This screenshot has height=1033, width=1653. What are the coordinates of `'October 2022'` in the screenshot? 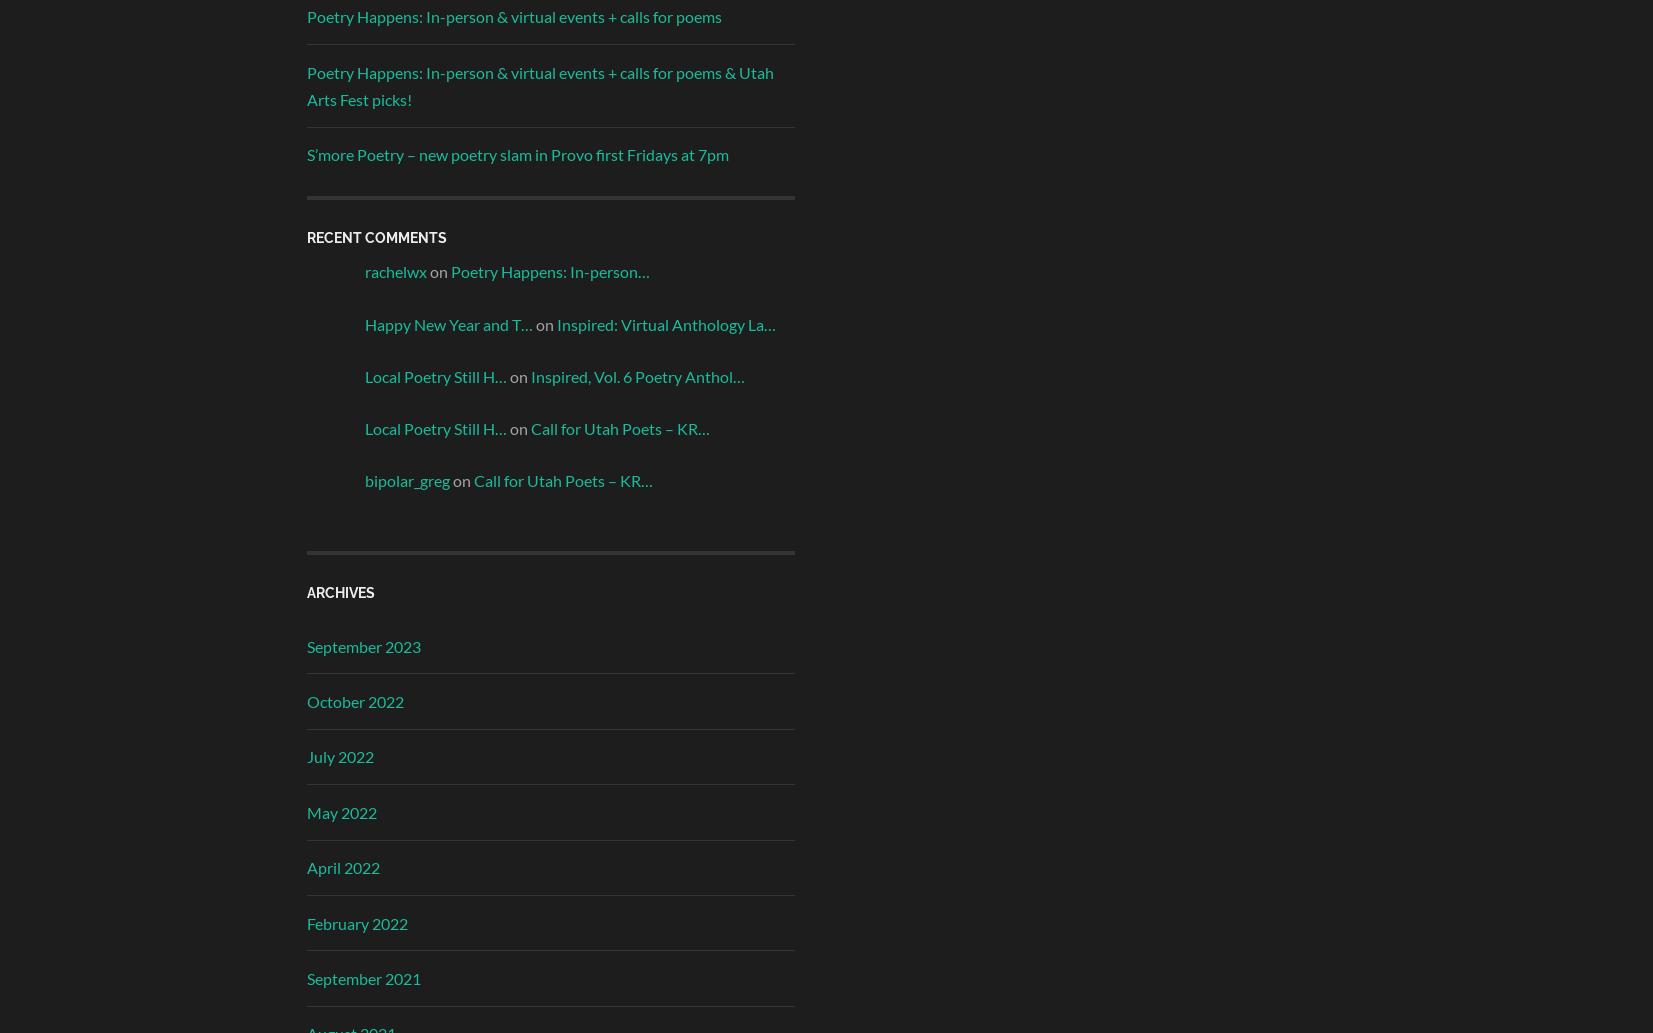 It's located at (353, 701).